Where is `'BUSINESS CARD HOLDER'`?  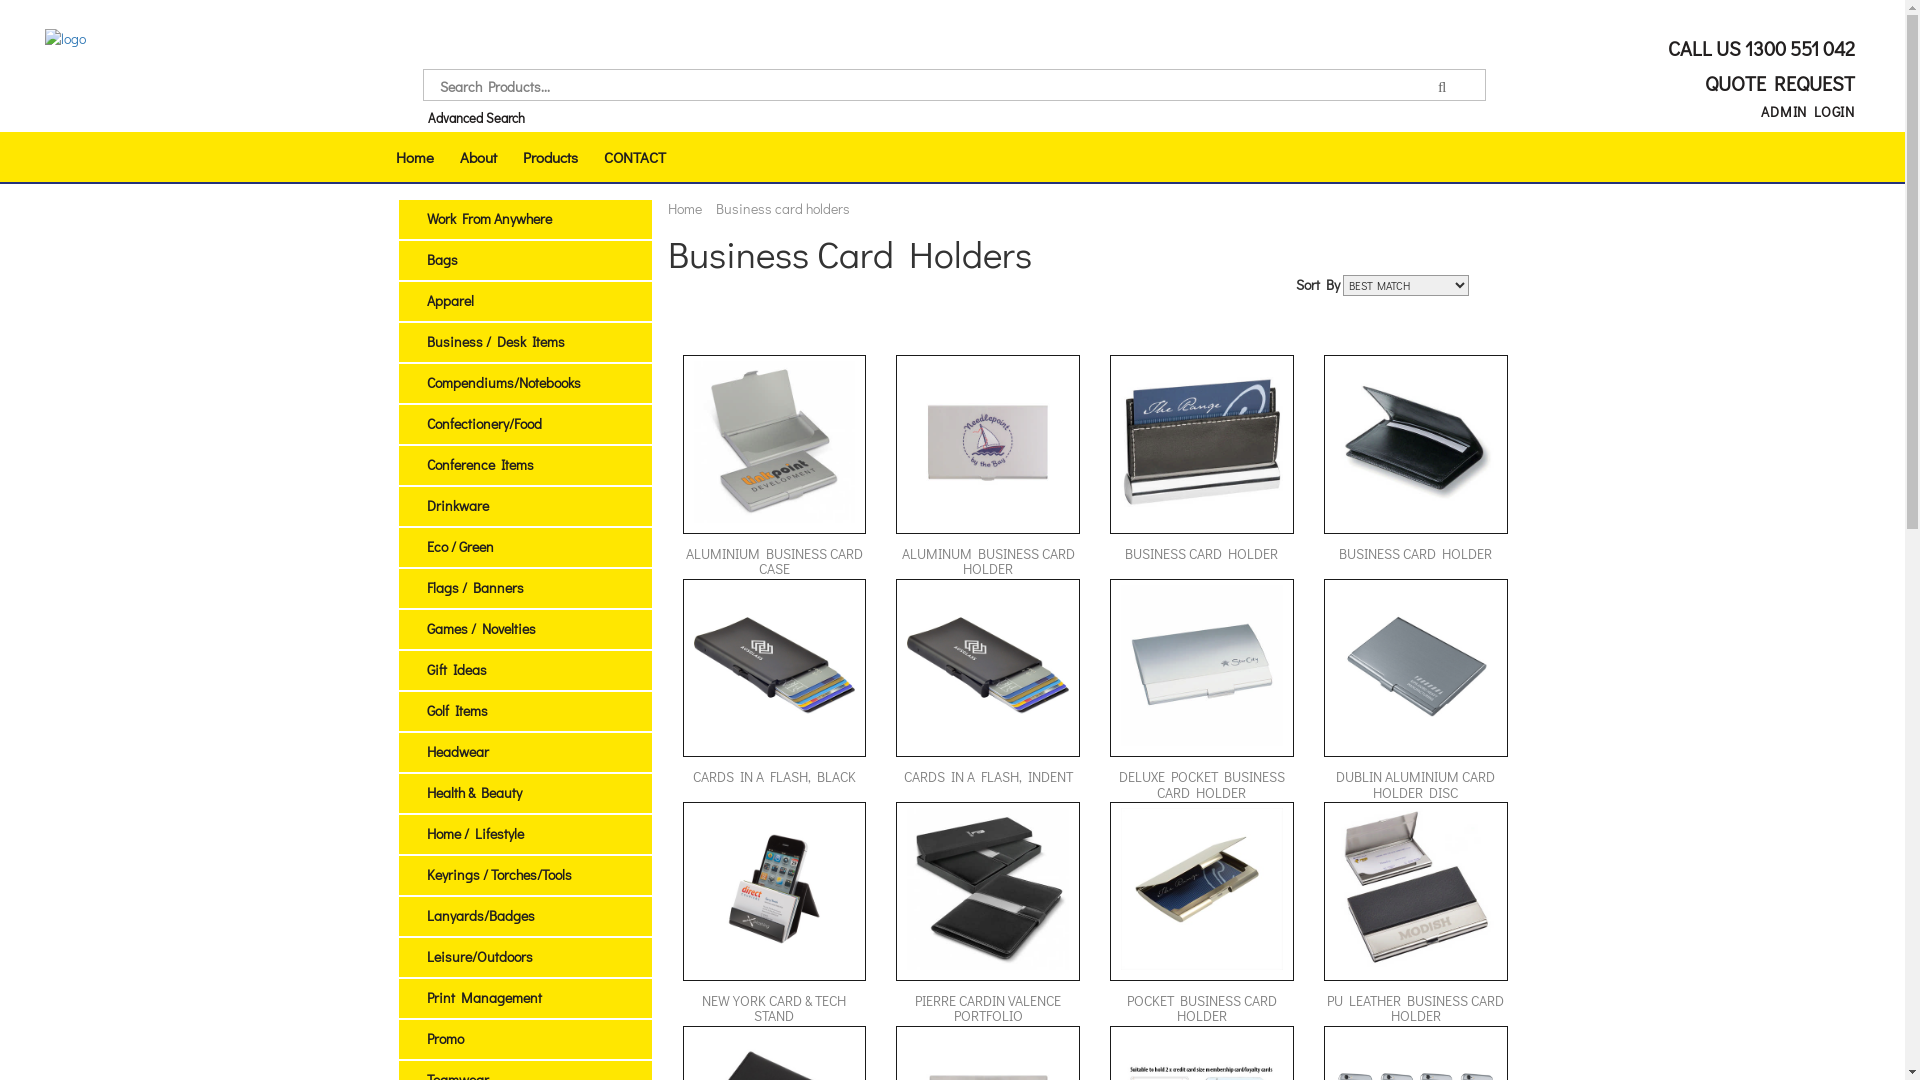 'BUSINESS CARD HOLDER' is located at coordinates (1108, 466).